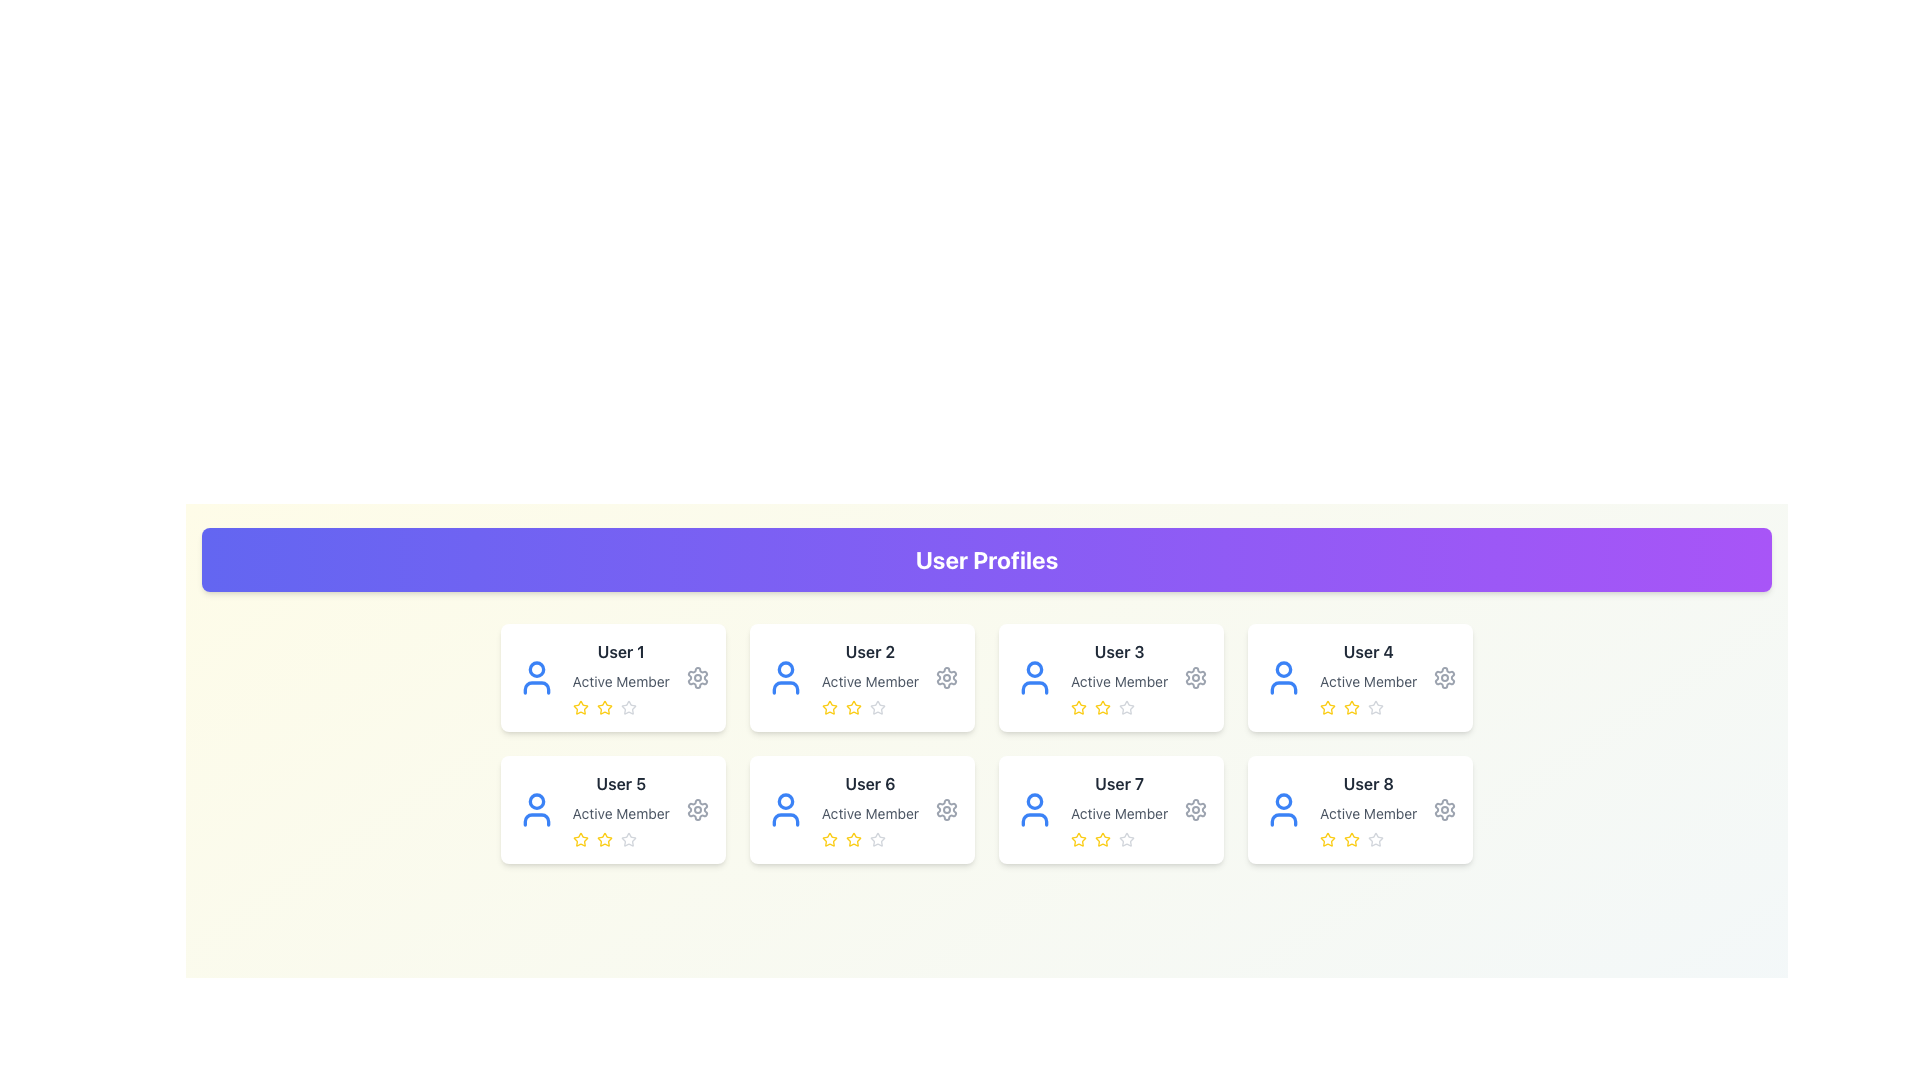 This screenshot has width=1920, height=1080. What do you see at coordinates (603, 839) in the screenshot?
I see `the visual state of the second star icon in the rating system within the profile card labeled 'User 5'` at bounding box center [603, 839].